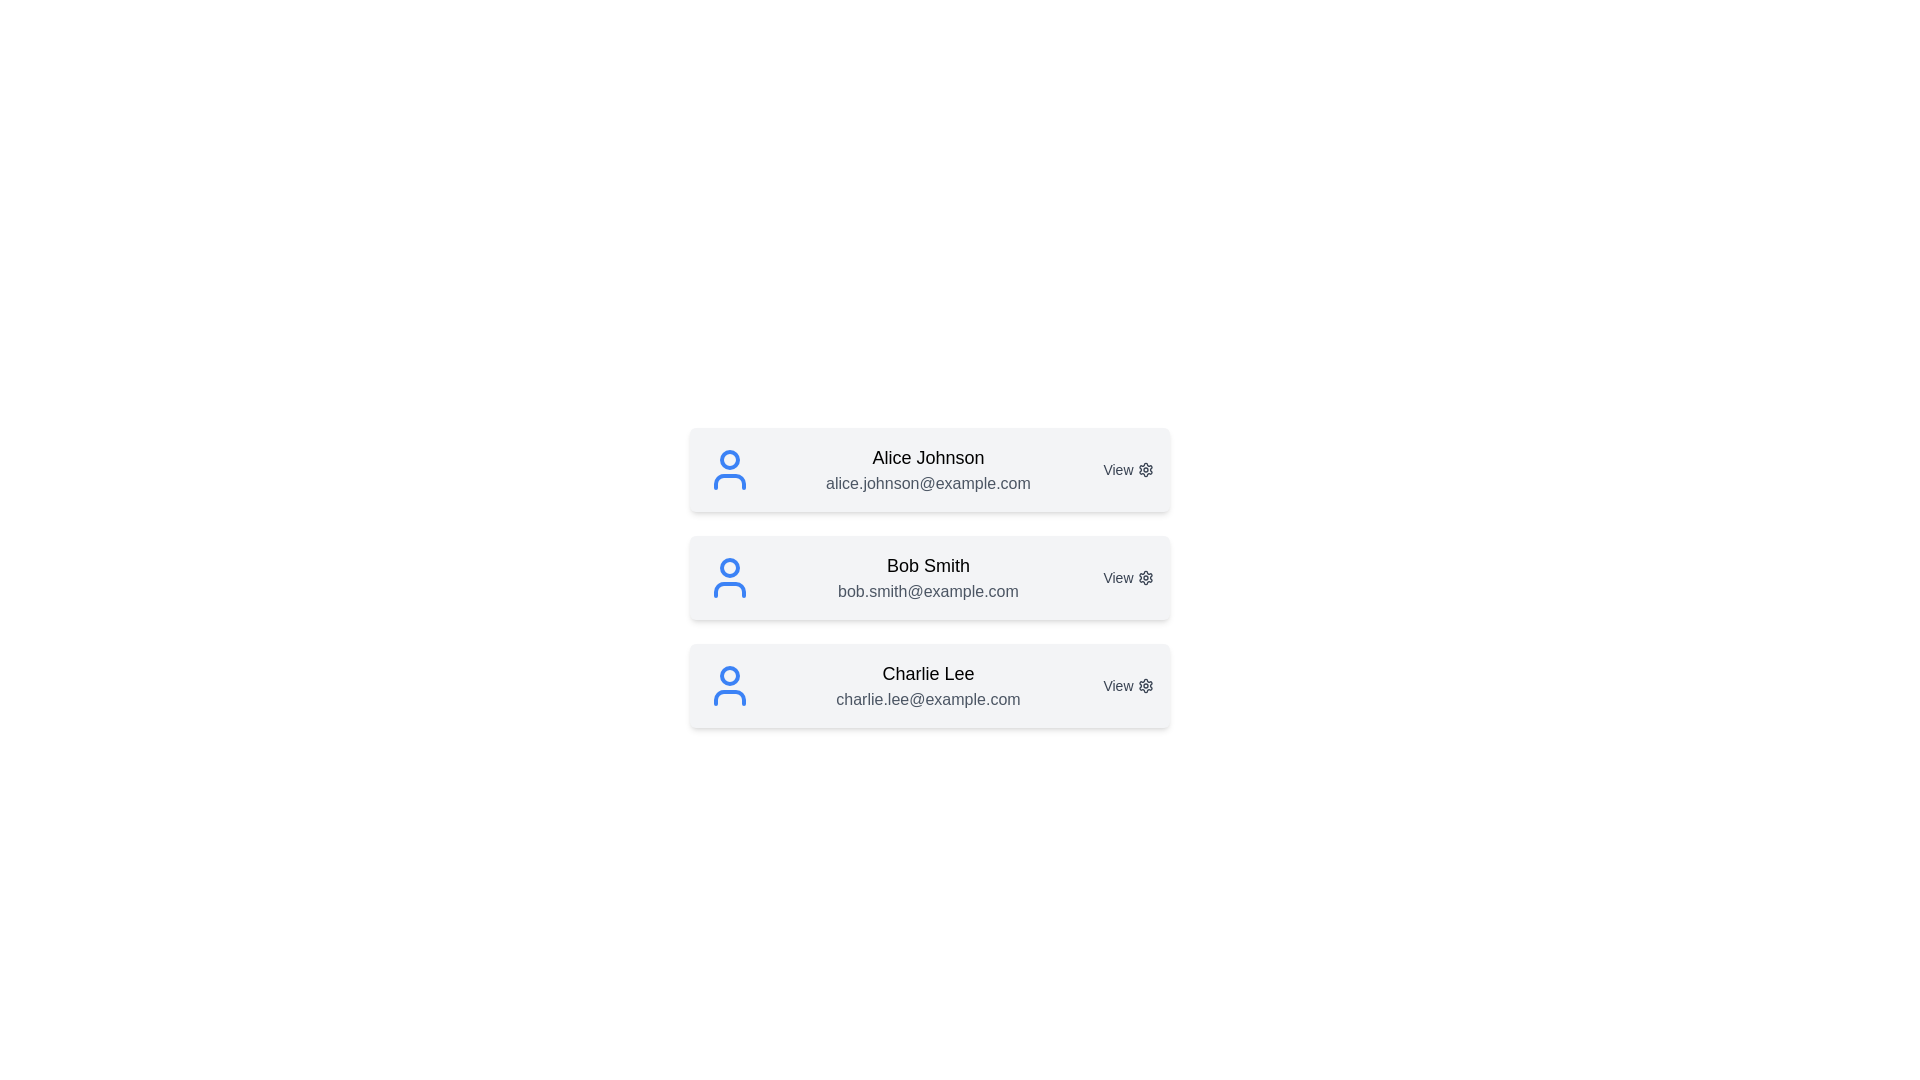  What do you see at coordinates (1145, 470) in the screenshot?
I see `the settings gear SVG icon adjacent to the 'View' text link for the first user, Alice Johnson` at bounding box center [1145, 470].